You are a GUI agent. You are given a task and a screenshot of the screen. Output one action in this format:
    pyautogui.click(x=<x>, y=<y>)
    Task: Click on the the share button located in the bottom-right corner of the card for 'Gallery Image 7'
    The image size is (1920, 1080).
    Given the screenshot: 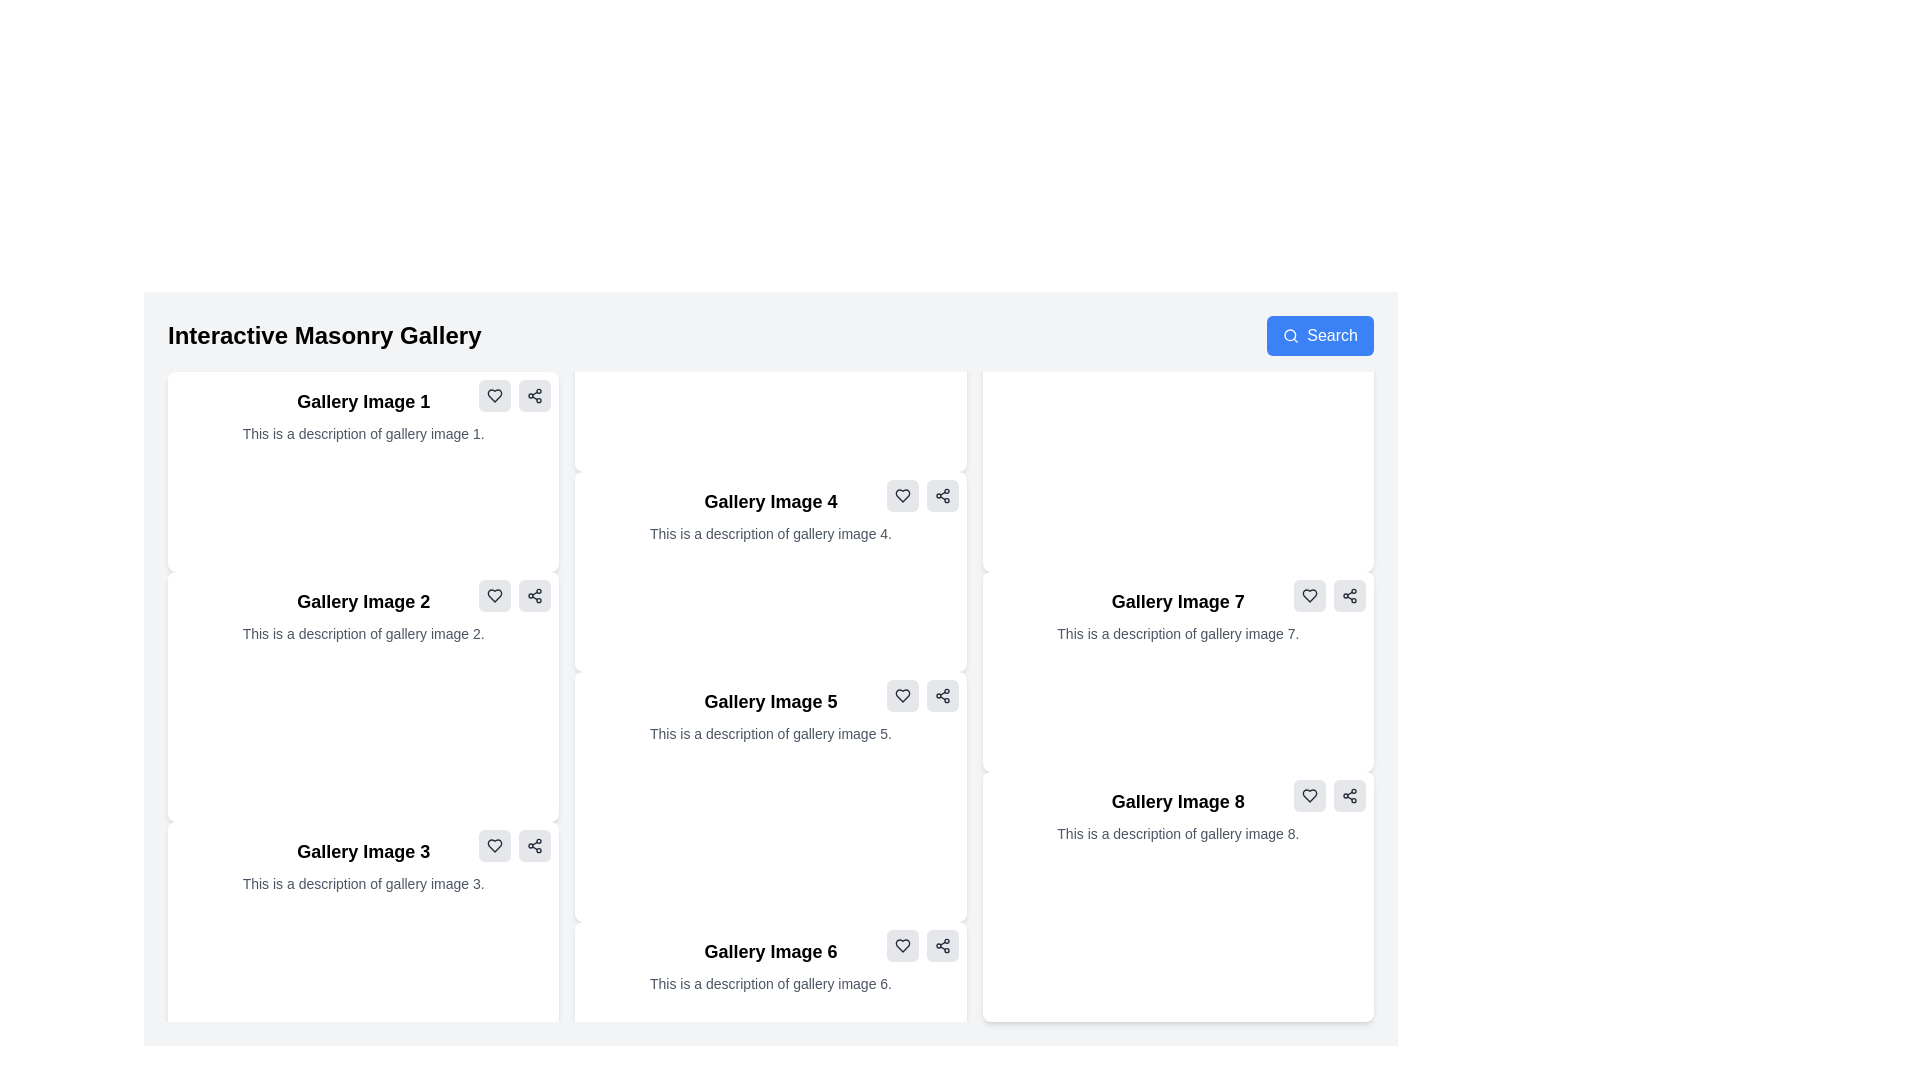 What is the action you would take?
    pyautogui.click(x=1349, y=595)
    